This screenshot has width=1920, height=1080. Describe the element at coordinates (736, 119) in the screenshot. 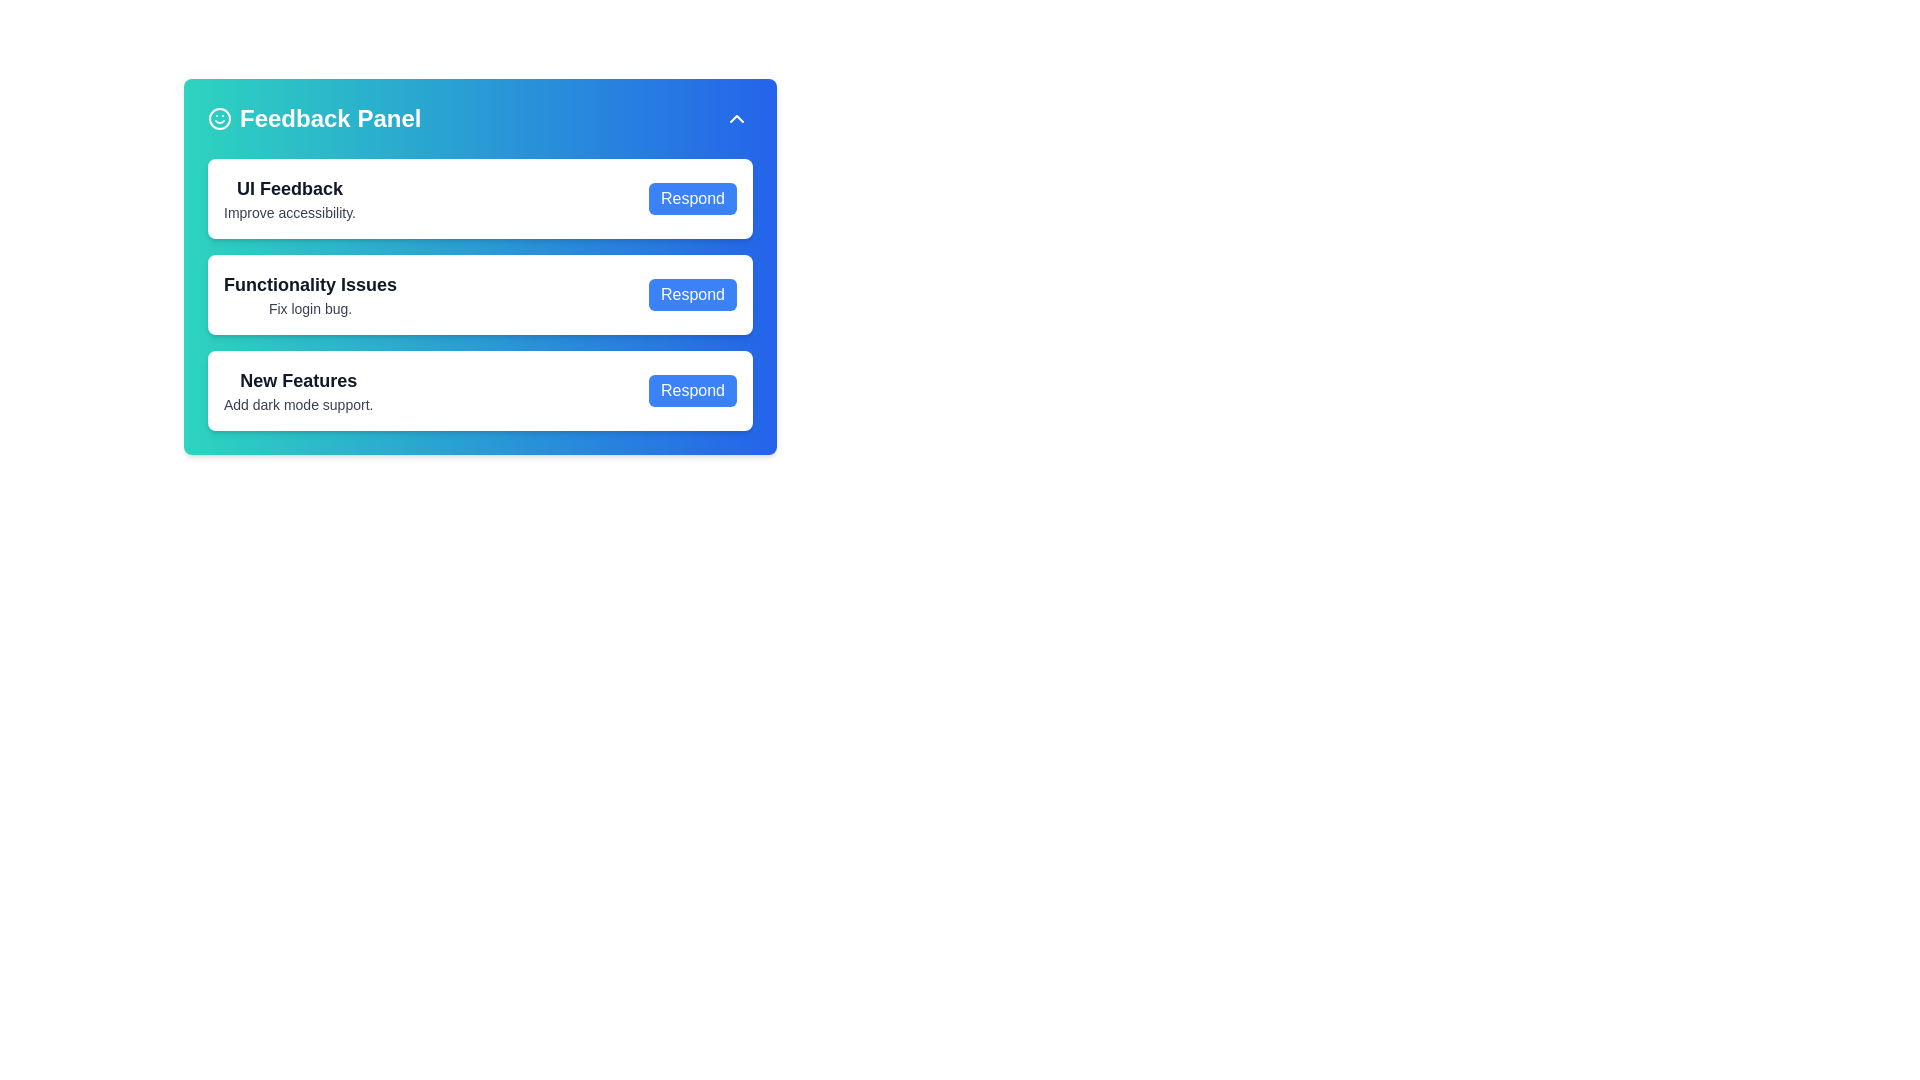

I see `the chevron icon in the top-right corner of the Feedback Panel` at that location.